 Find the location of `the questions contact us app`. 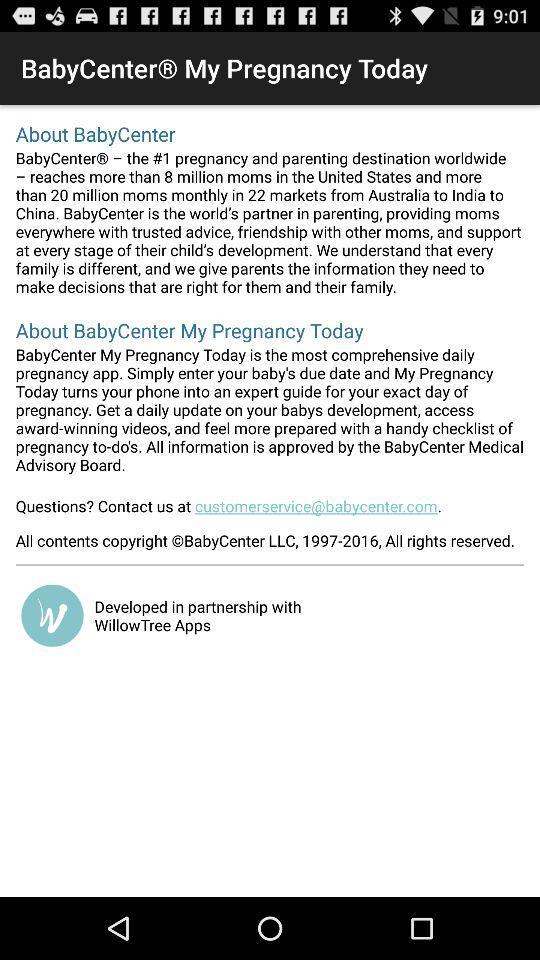

the questions contact us app is located at coordinates (270, 511).